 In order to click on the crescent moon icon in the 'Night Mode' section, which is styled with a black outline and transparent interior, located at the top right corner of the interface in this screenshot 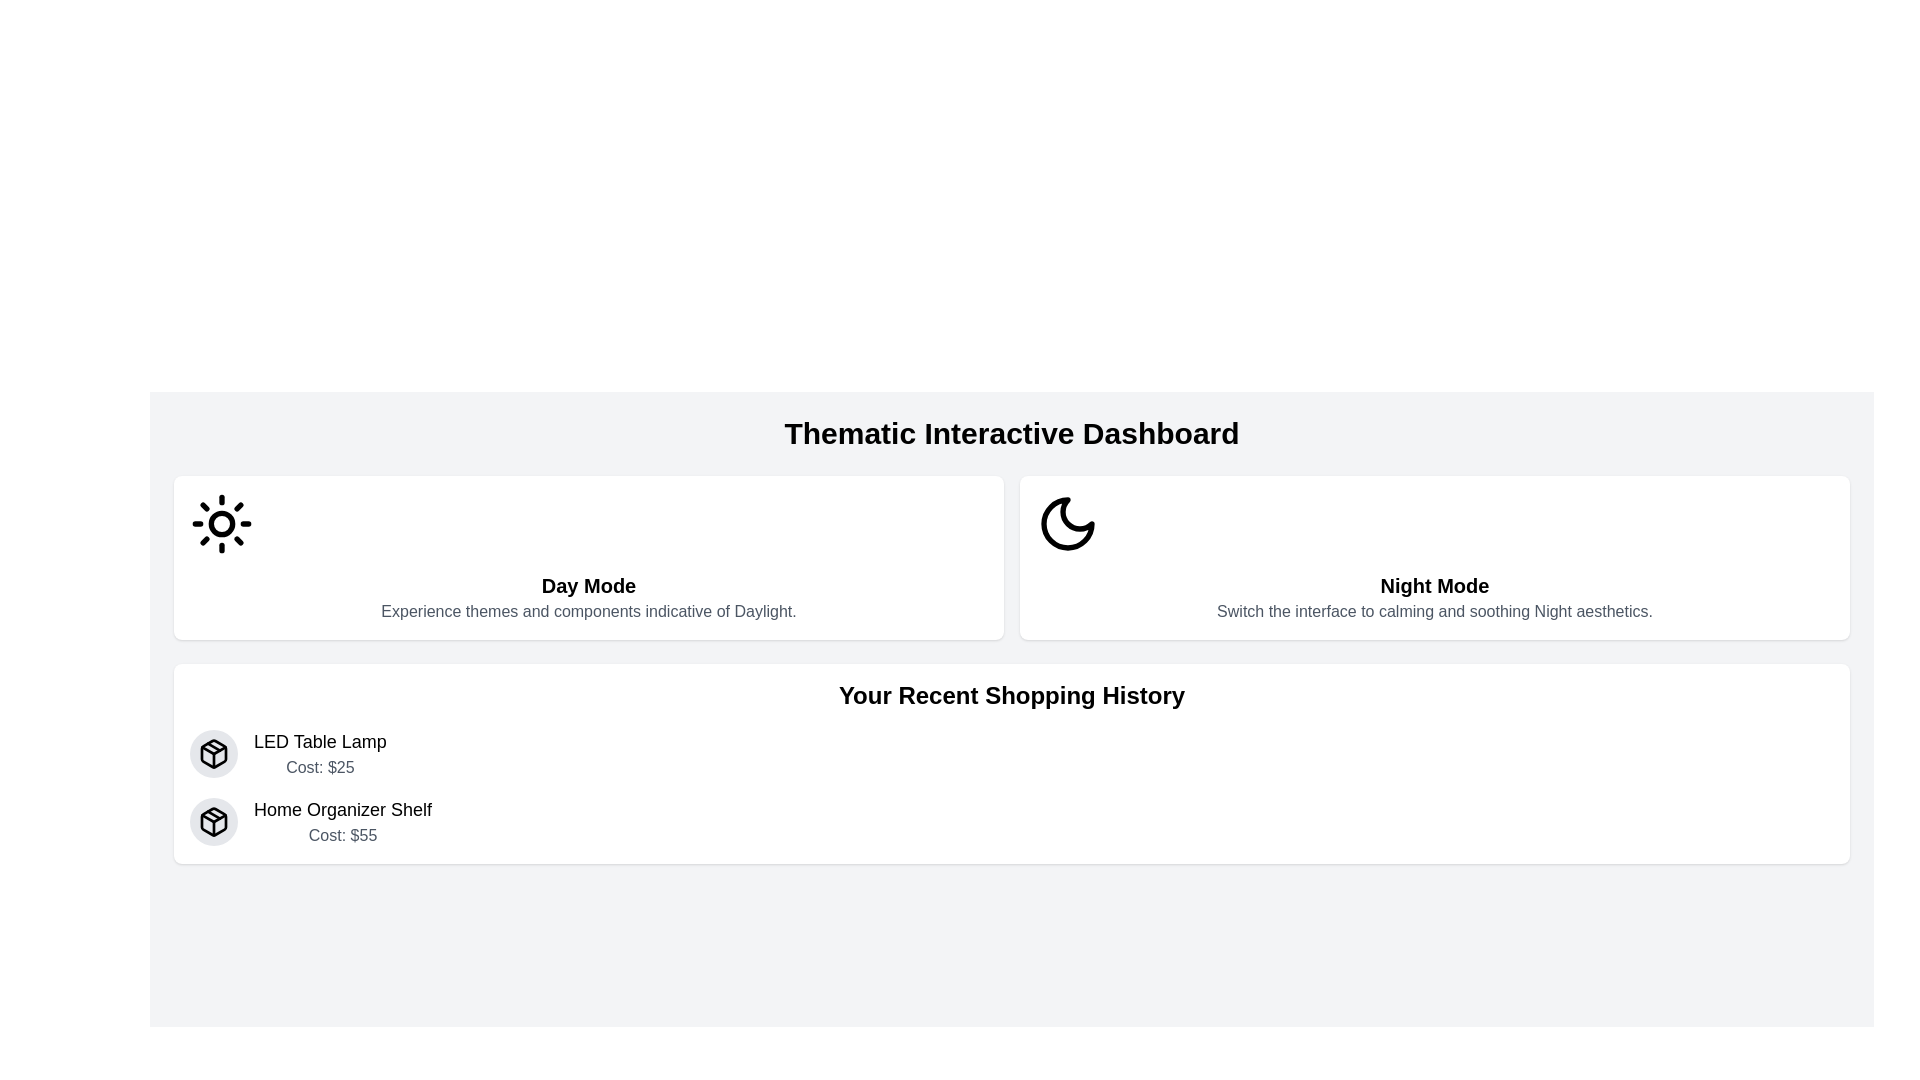, I will do `click(1067, 523)`.